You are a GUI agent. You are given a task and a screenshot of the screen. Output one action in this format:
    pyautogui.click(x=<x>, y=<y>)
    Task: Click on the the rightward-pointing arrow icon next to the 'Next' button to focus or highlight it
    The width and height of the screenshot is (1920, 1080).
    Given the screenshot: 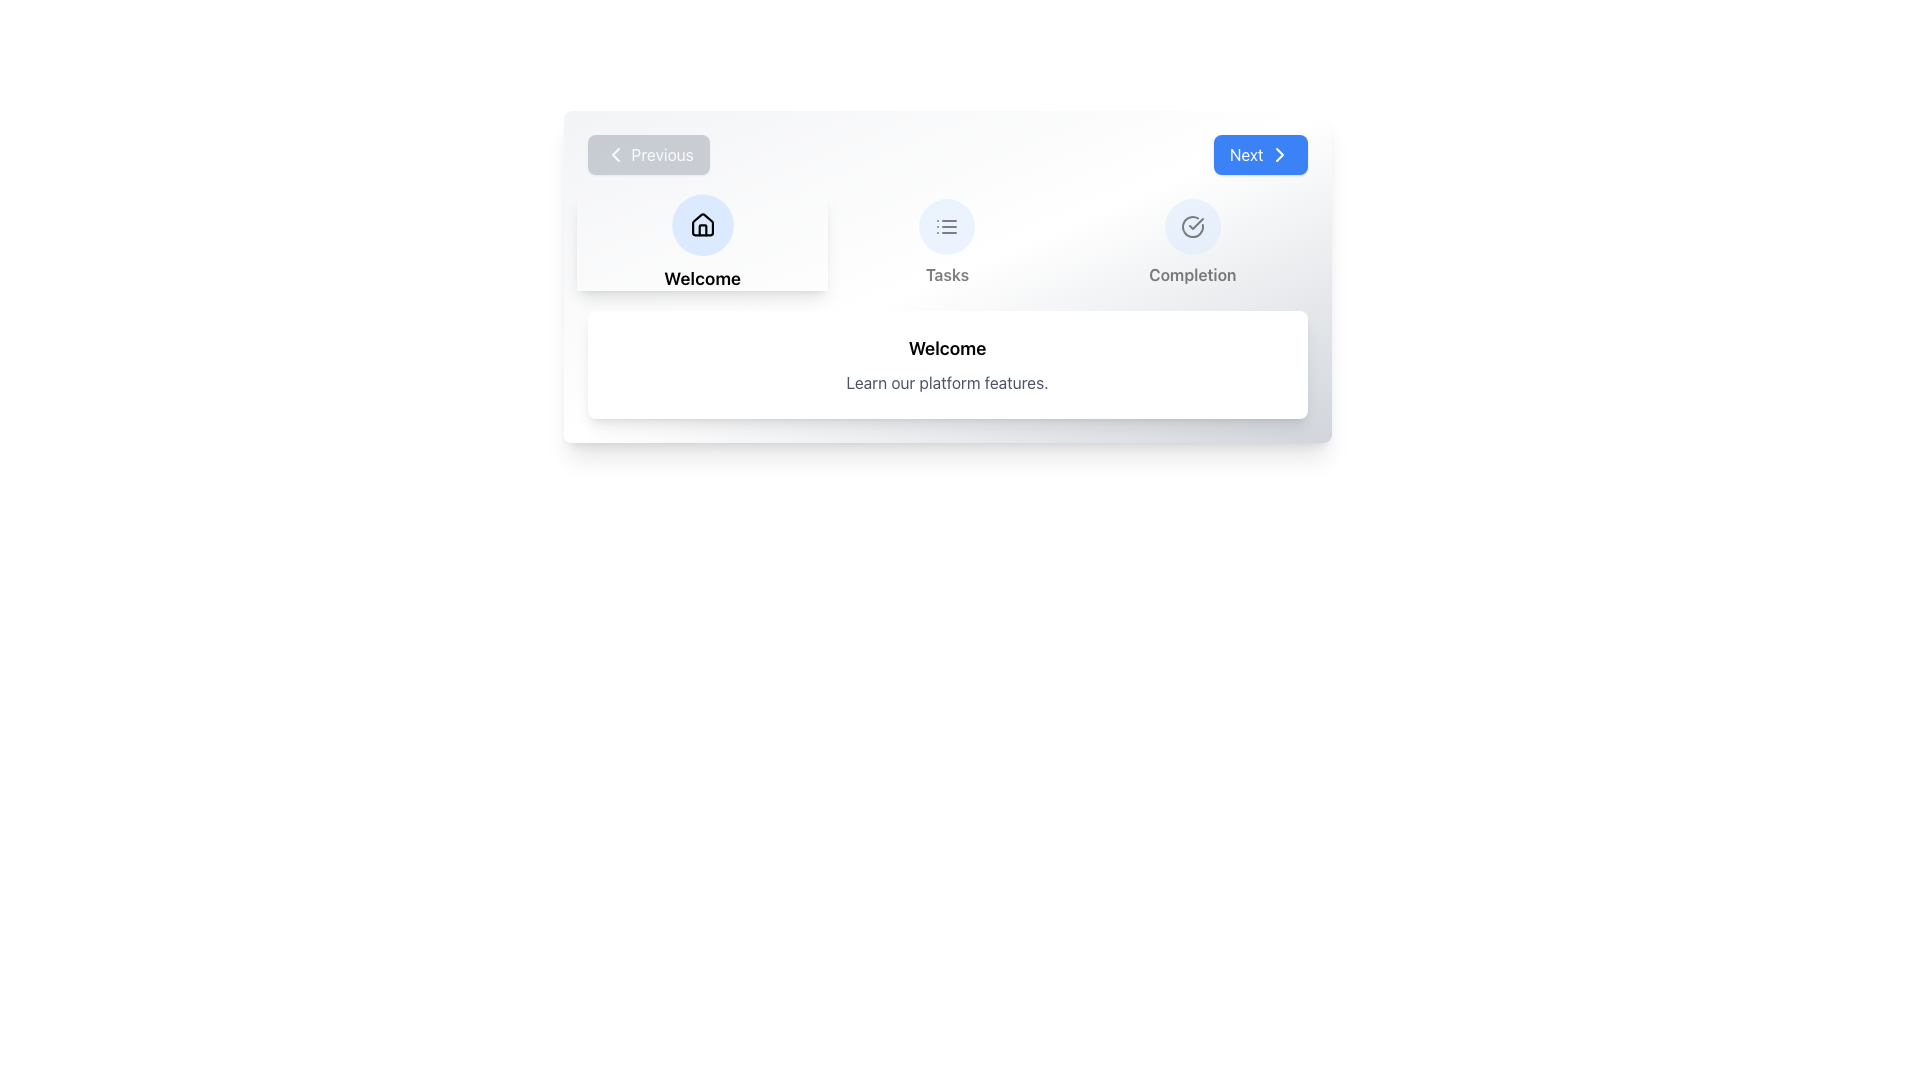 What is the action you would take?
    pyautogui.click(x=1278, y=153)
    